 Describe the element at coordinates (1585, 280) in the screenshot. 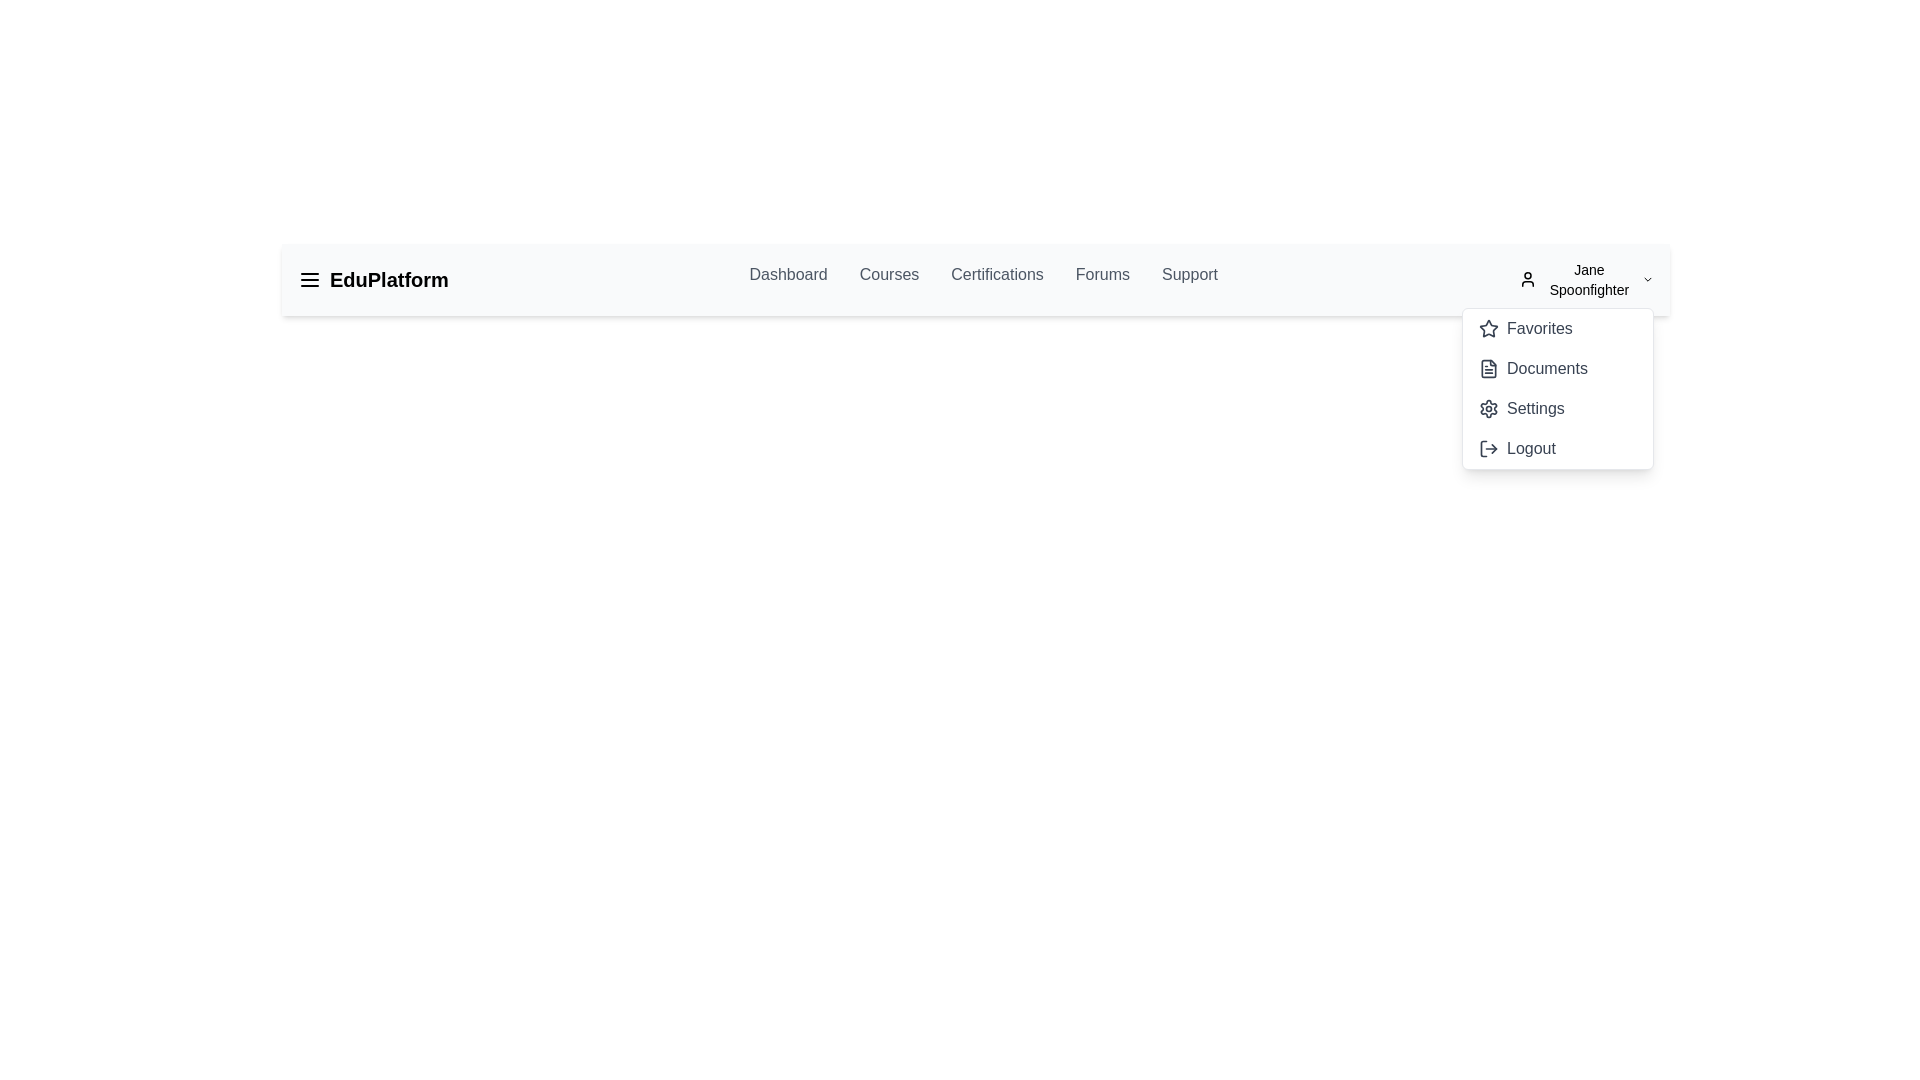

I see `the user profile Dropdown Menu Toggle located in the rightmost section of the navigation bar to interact with additional options or settings` at that location.